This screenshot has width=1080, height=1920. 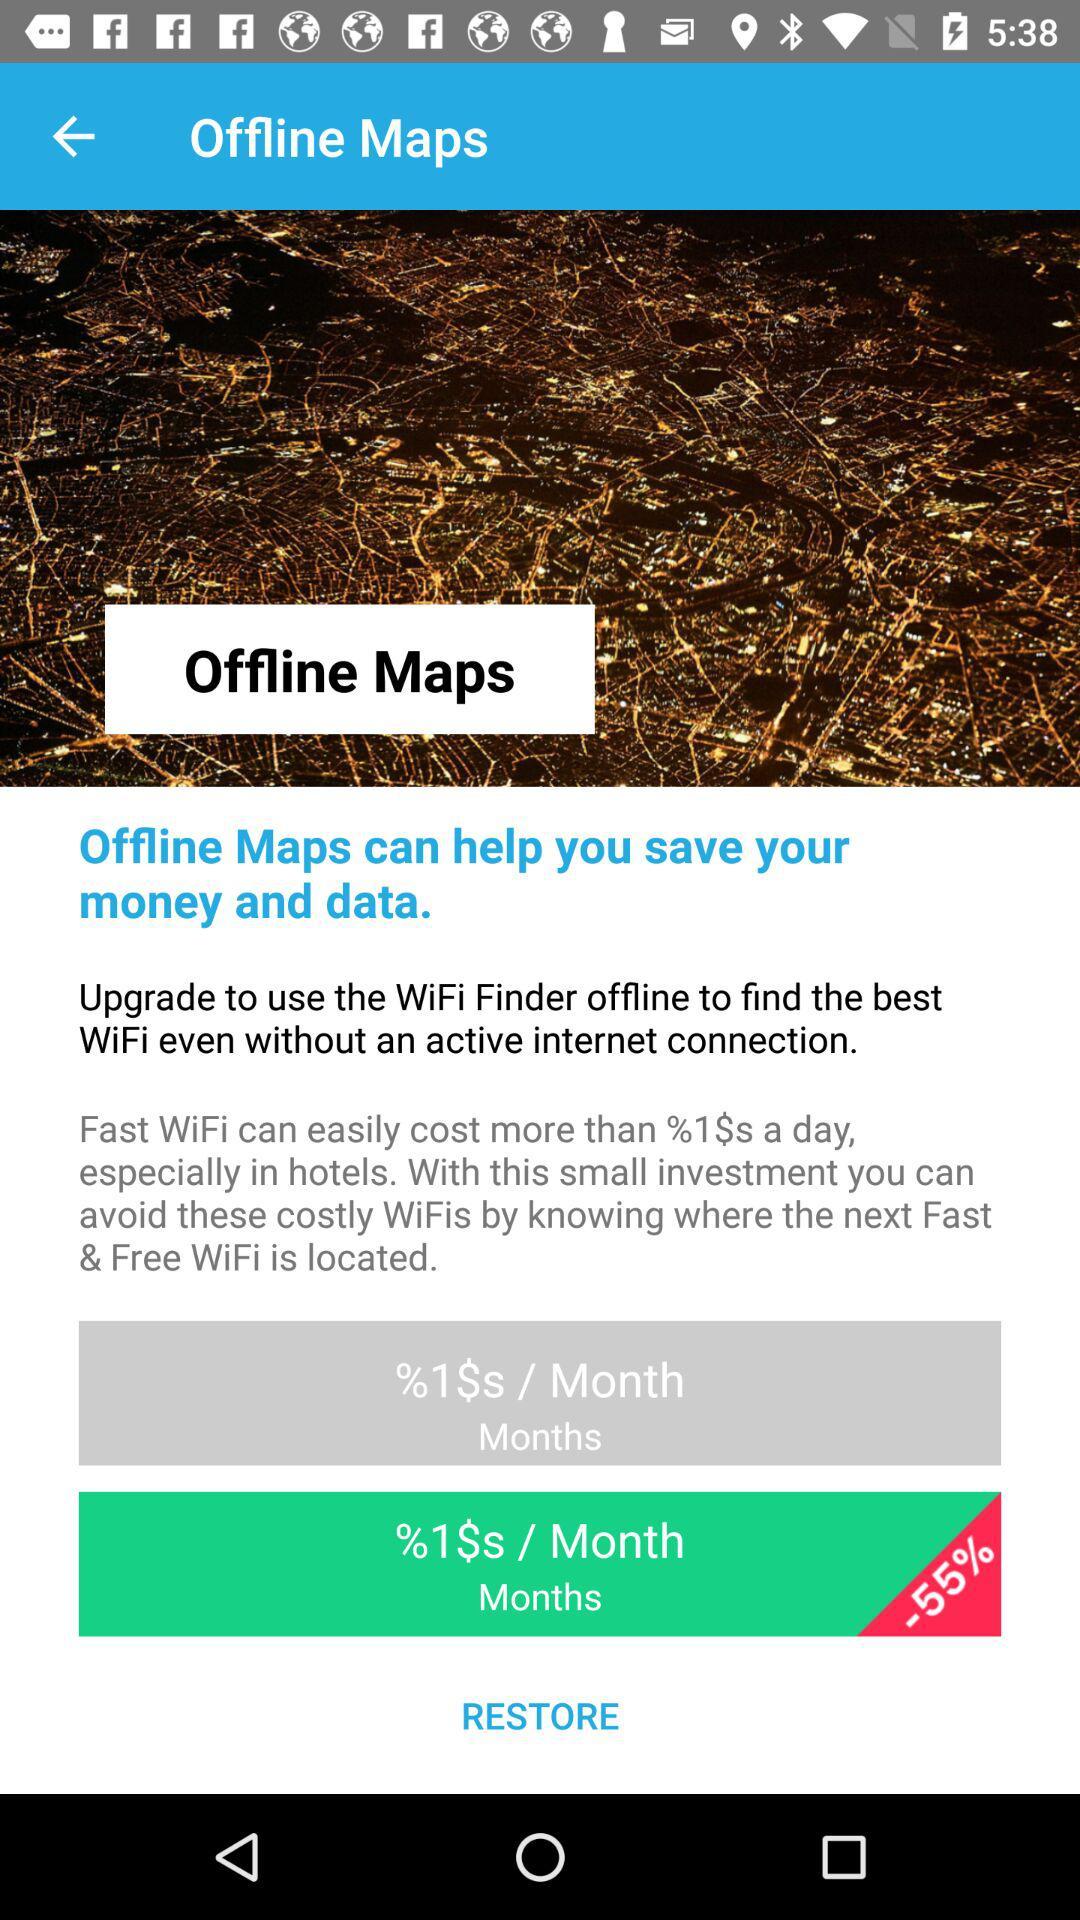 I want to click on item next to the offline maps, so click(x=72, y=135).